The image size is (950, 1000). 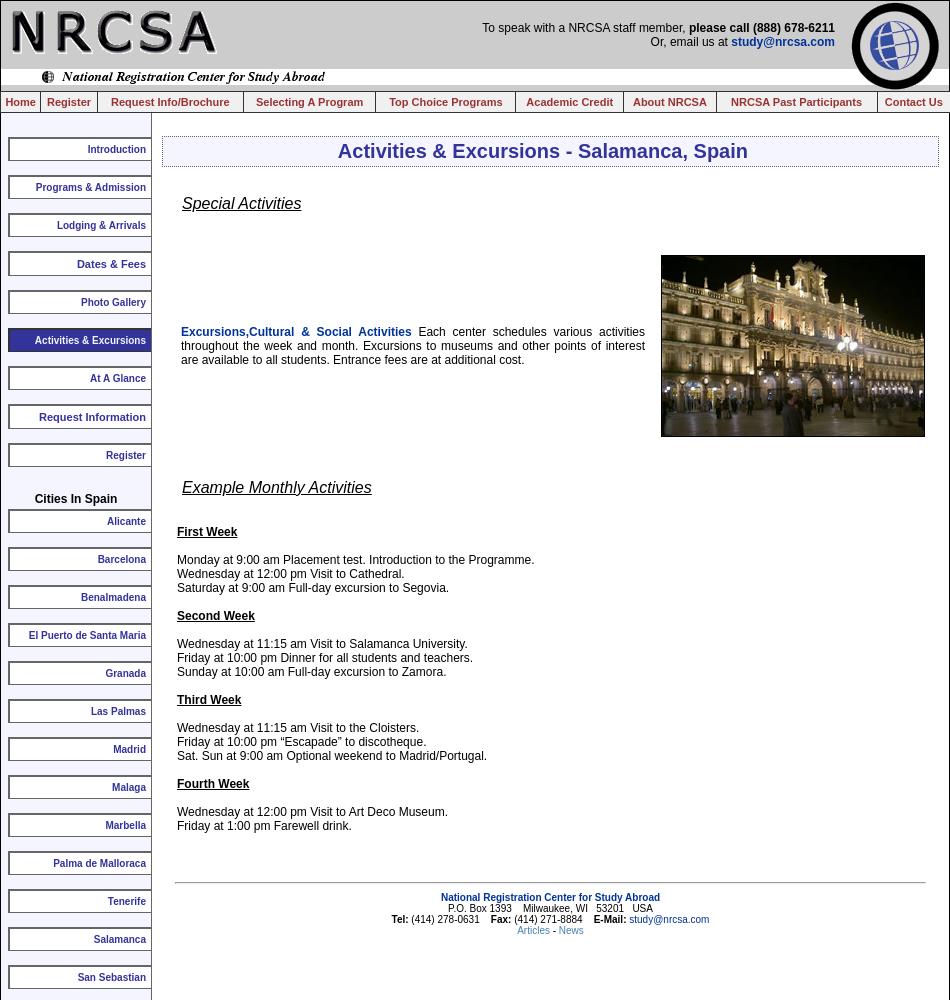 What do you see at coordinates (320, 644) in the screenshot?
I see `'Wednesday at 11:15 am  Visit to Salamanca University.'` at bounding box center [320, 644].